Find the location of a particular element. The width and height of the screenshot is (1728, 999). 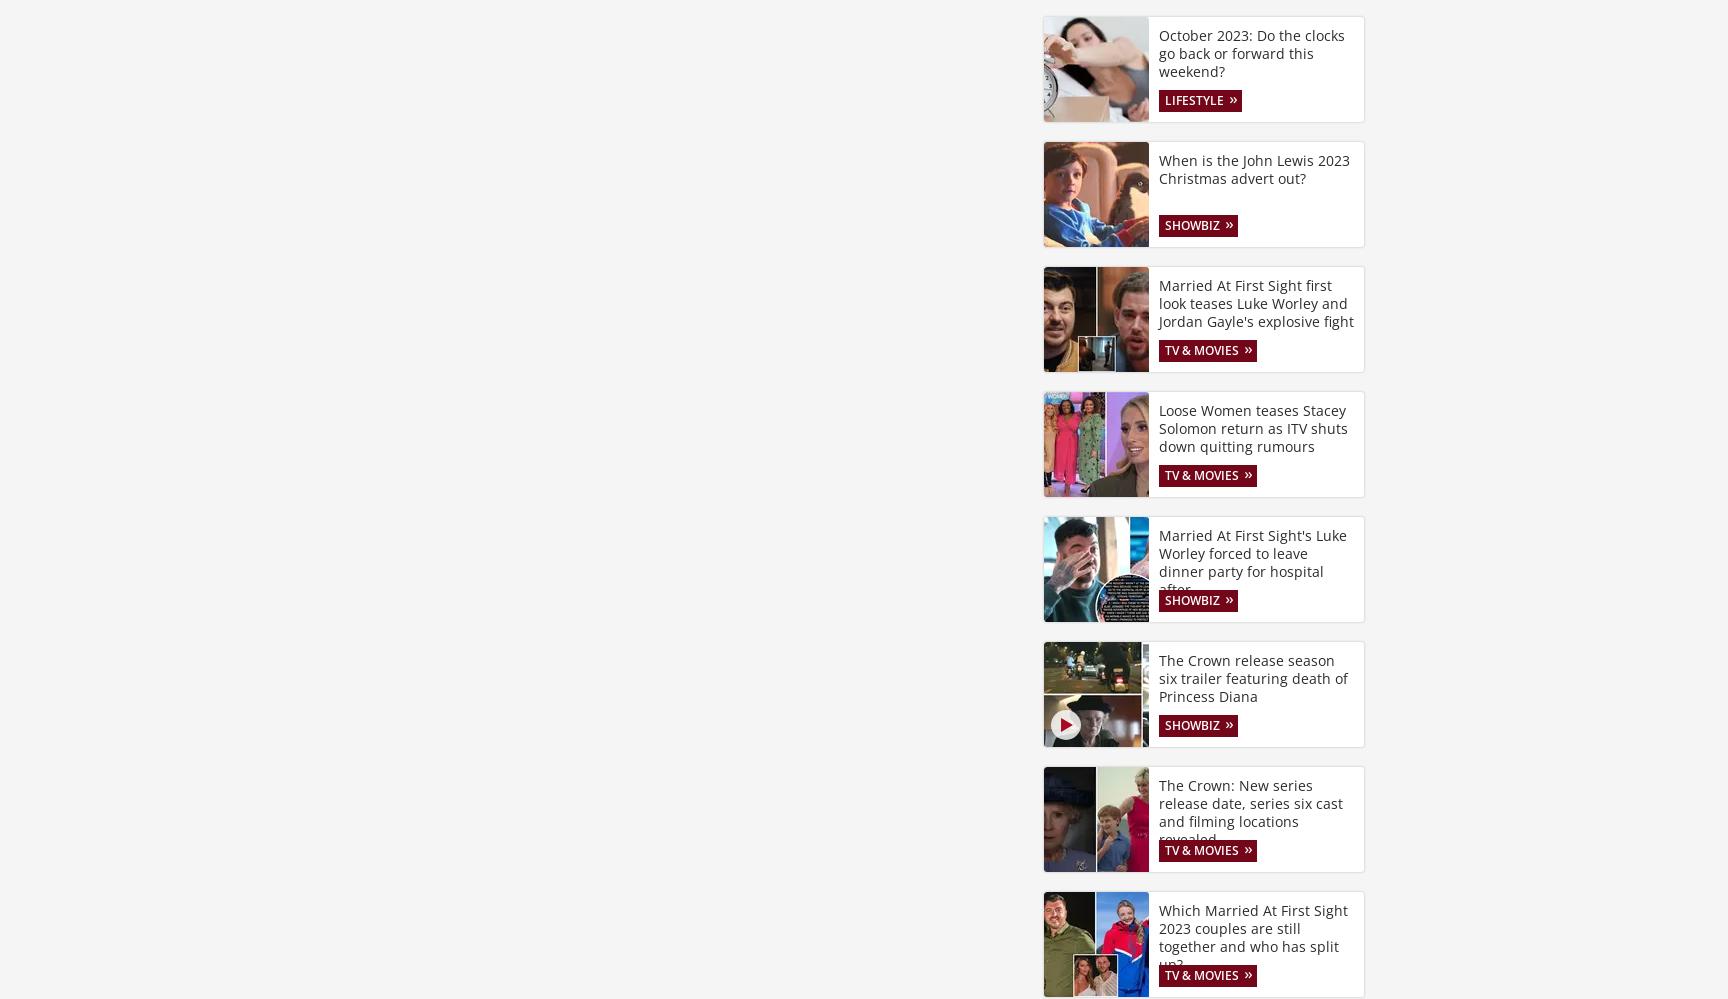

'Married At First Sight's Luke Worley forced to leave dinner party for hospital after' is located at coordinates (1251, 561).